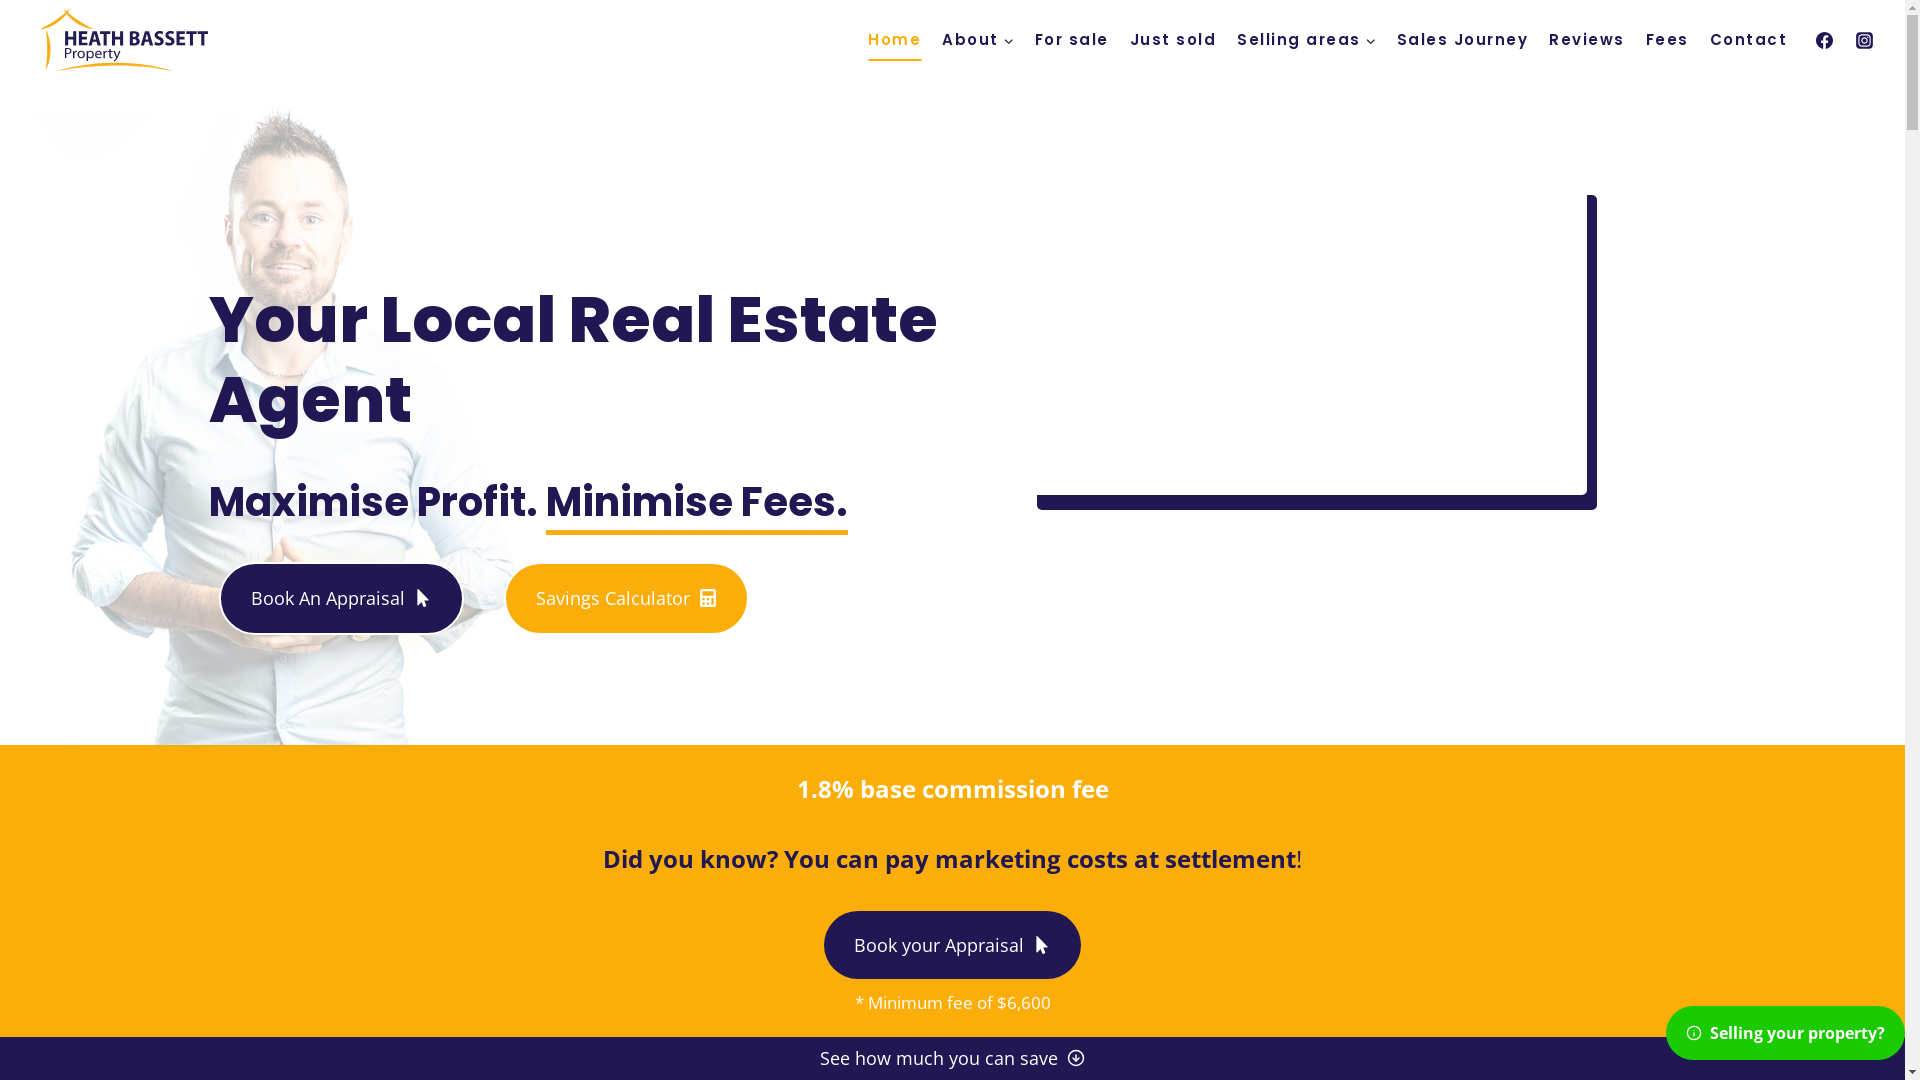 The width and height of the screenshot is (1920, 1080). Describe the element at coordinates (930, 39) in the screenshot. I see `'About'` at that location.